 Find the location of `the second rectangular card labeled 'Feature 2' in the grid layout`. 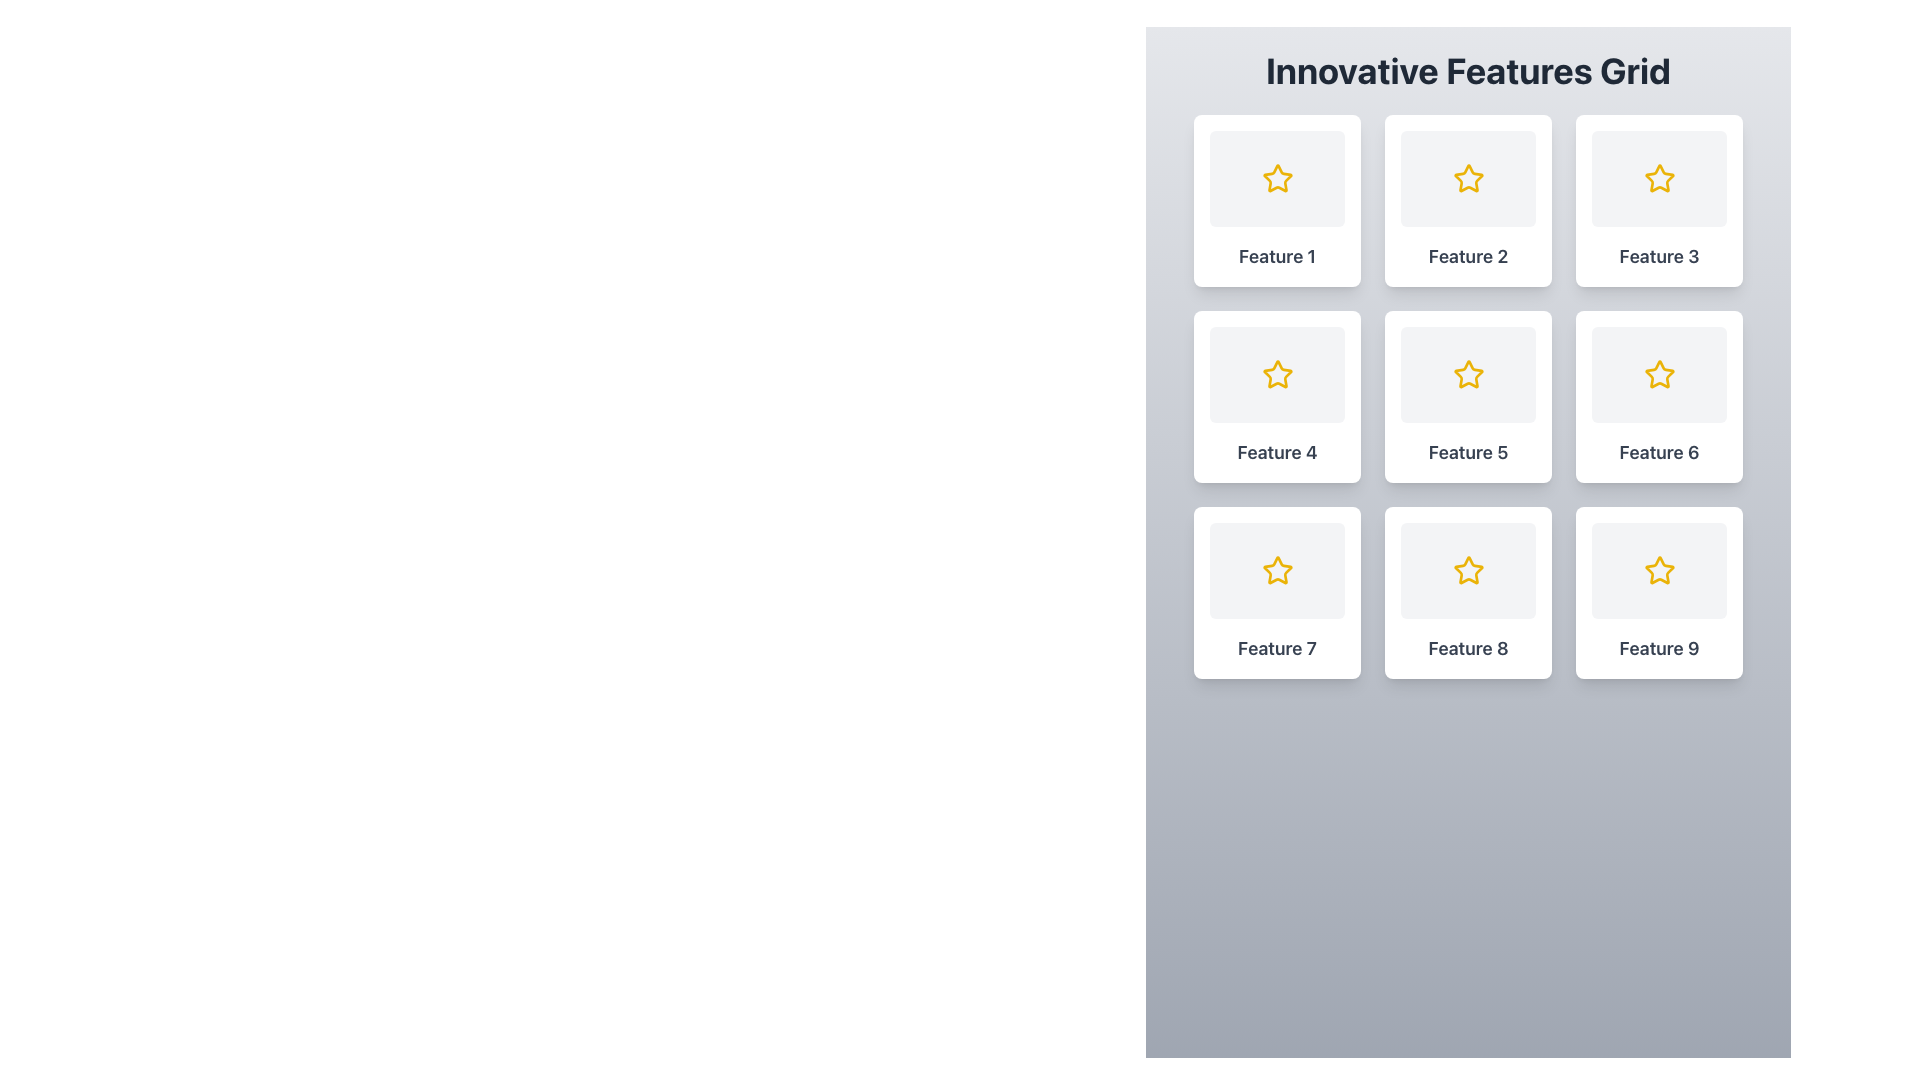

the second rectangular card labeled 'Feature 2' in the grid layout is located at coordinates (1468, 200).